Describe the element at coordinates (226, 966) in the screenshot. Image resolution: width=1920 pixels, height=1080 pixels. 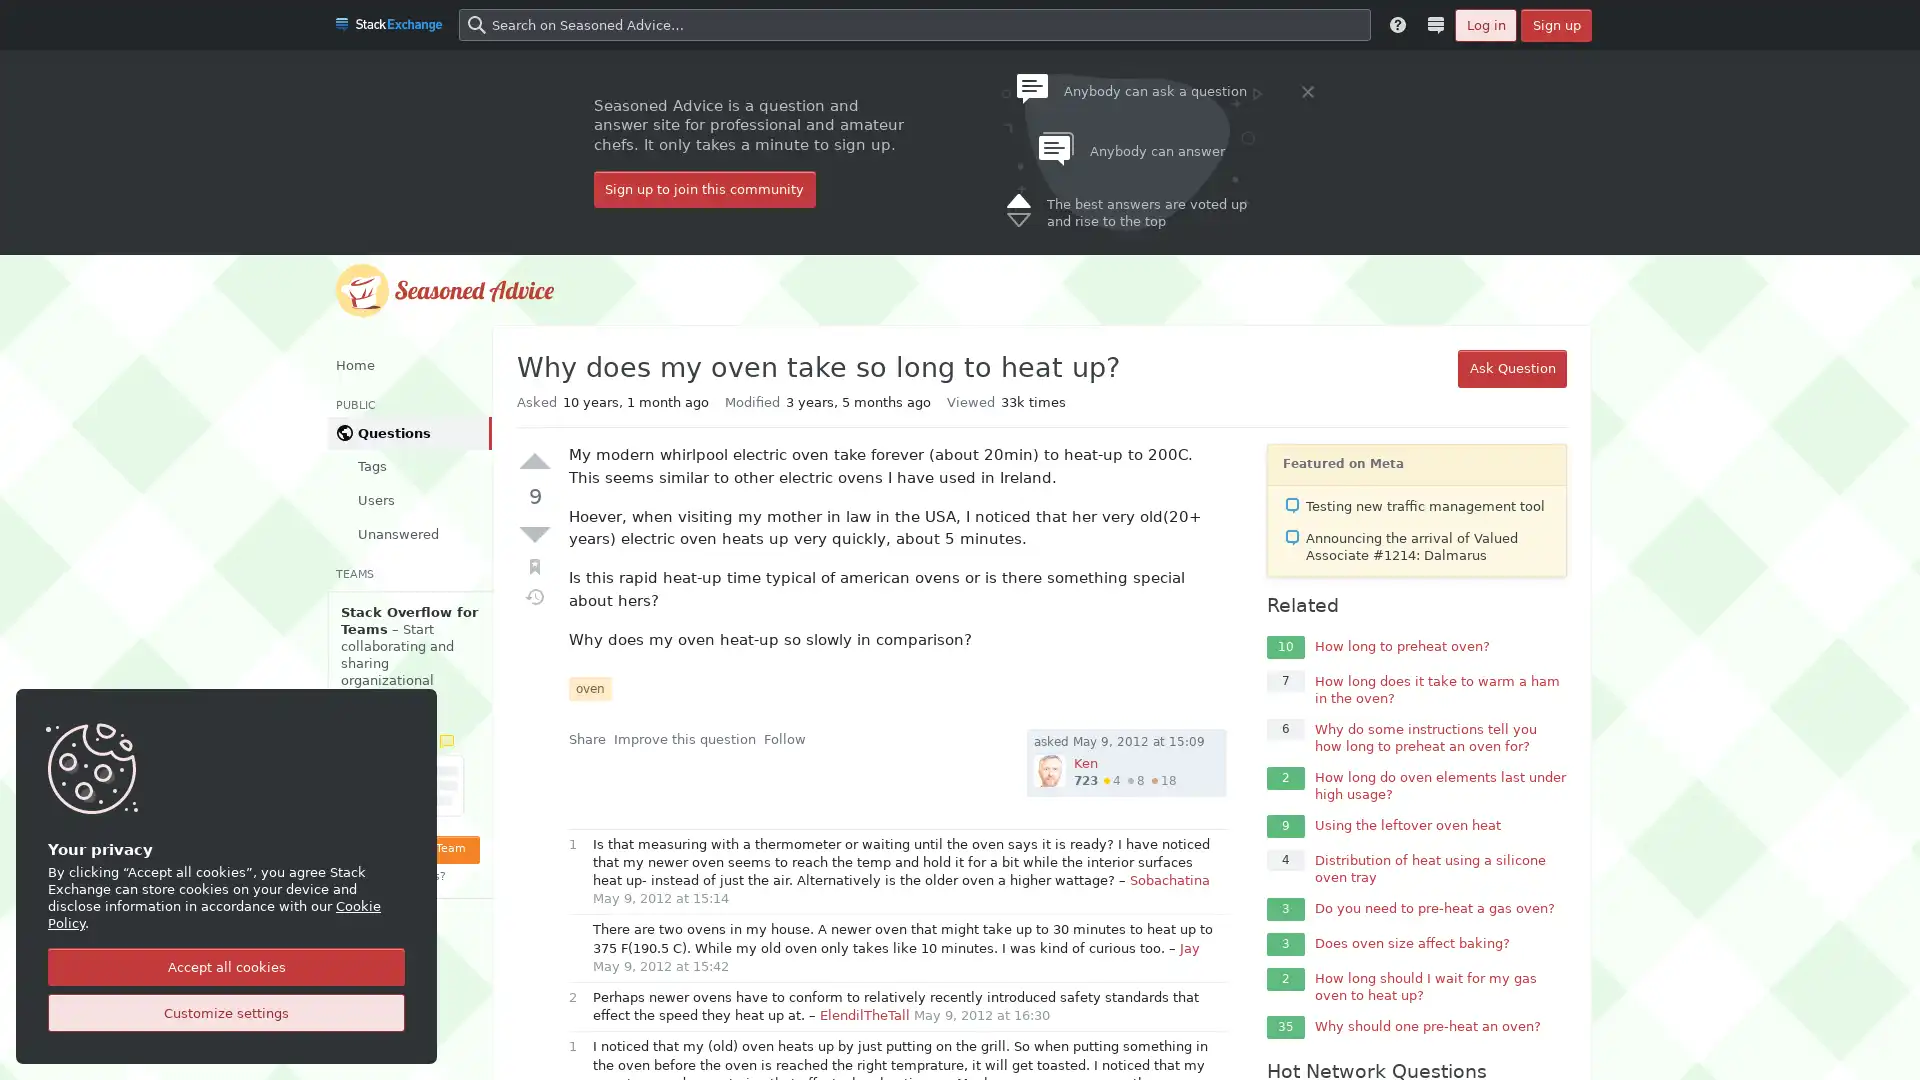
I see `Accept all cookies` at that location.